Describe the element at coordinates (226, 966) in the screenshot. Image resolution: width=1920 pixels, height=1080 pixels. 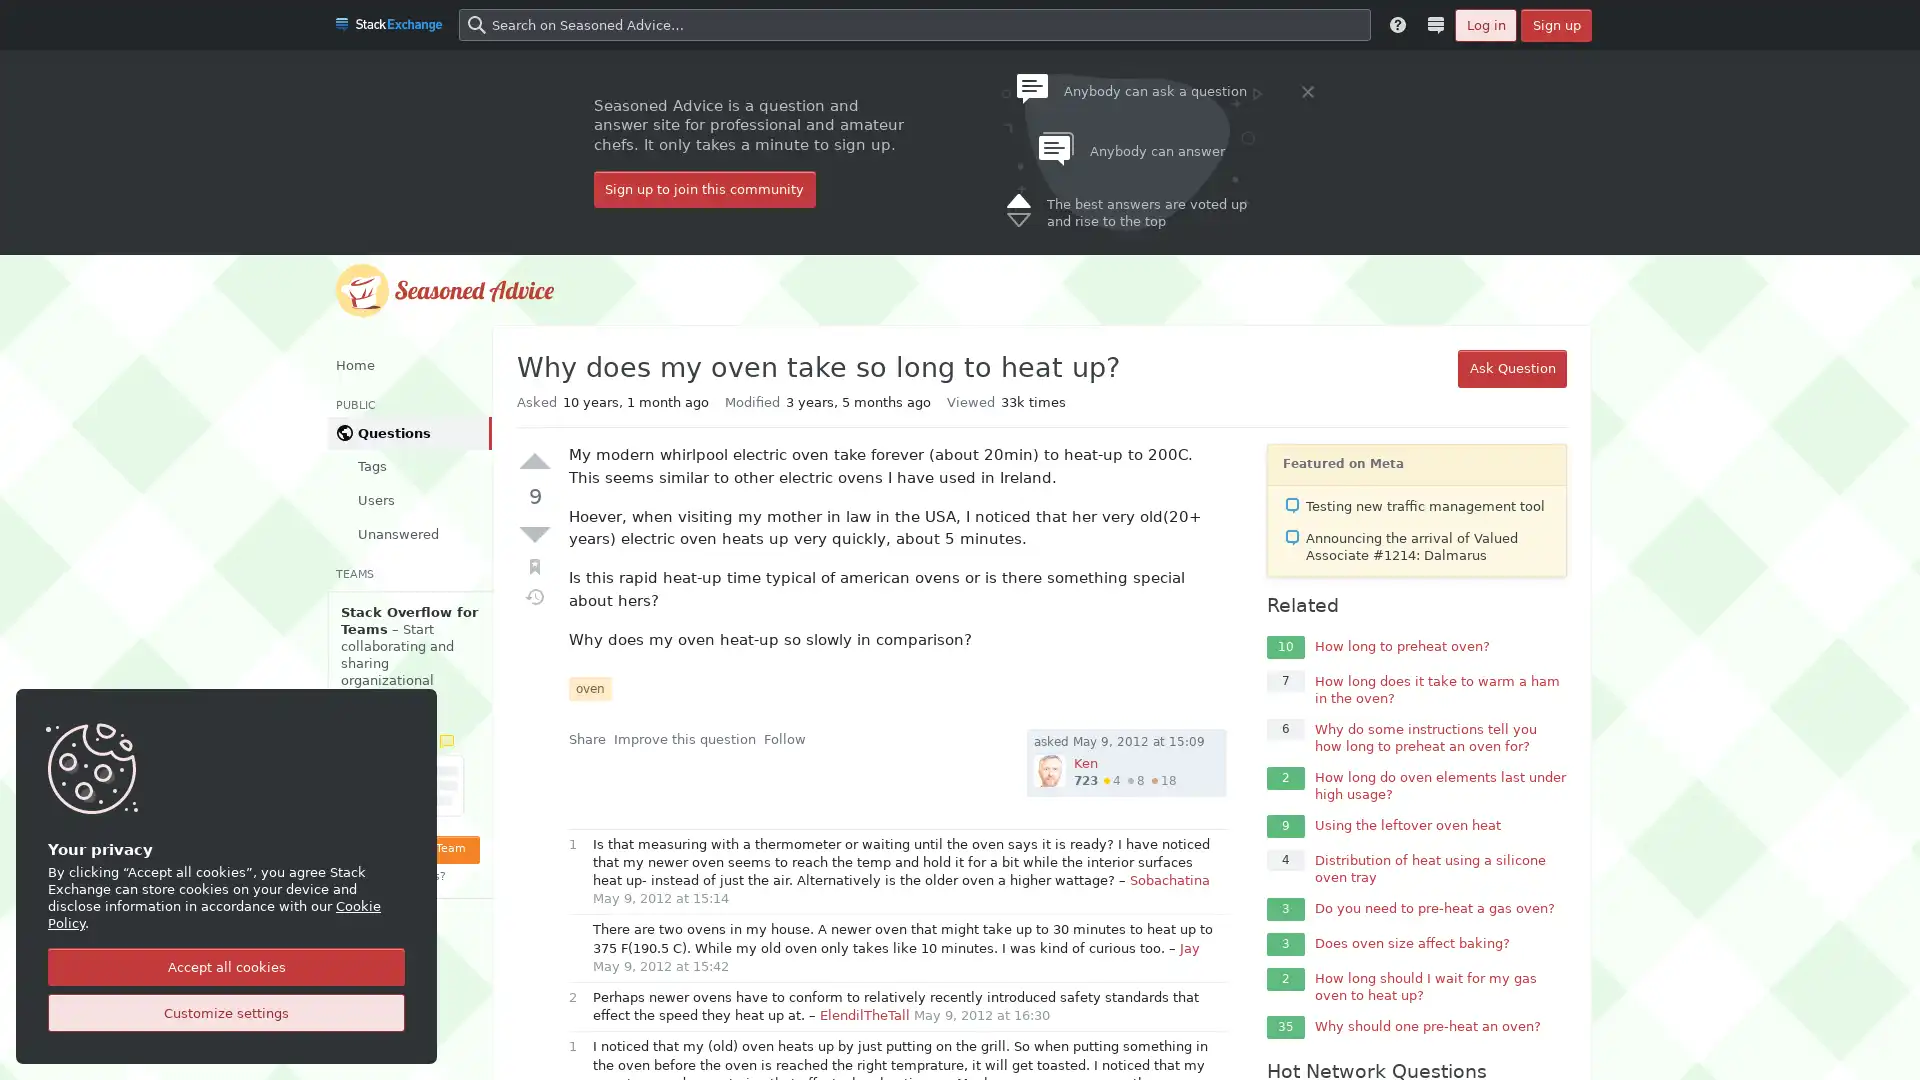
I see `Accept all cookies` at that location.